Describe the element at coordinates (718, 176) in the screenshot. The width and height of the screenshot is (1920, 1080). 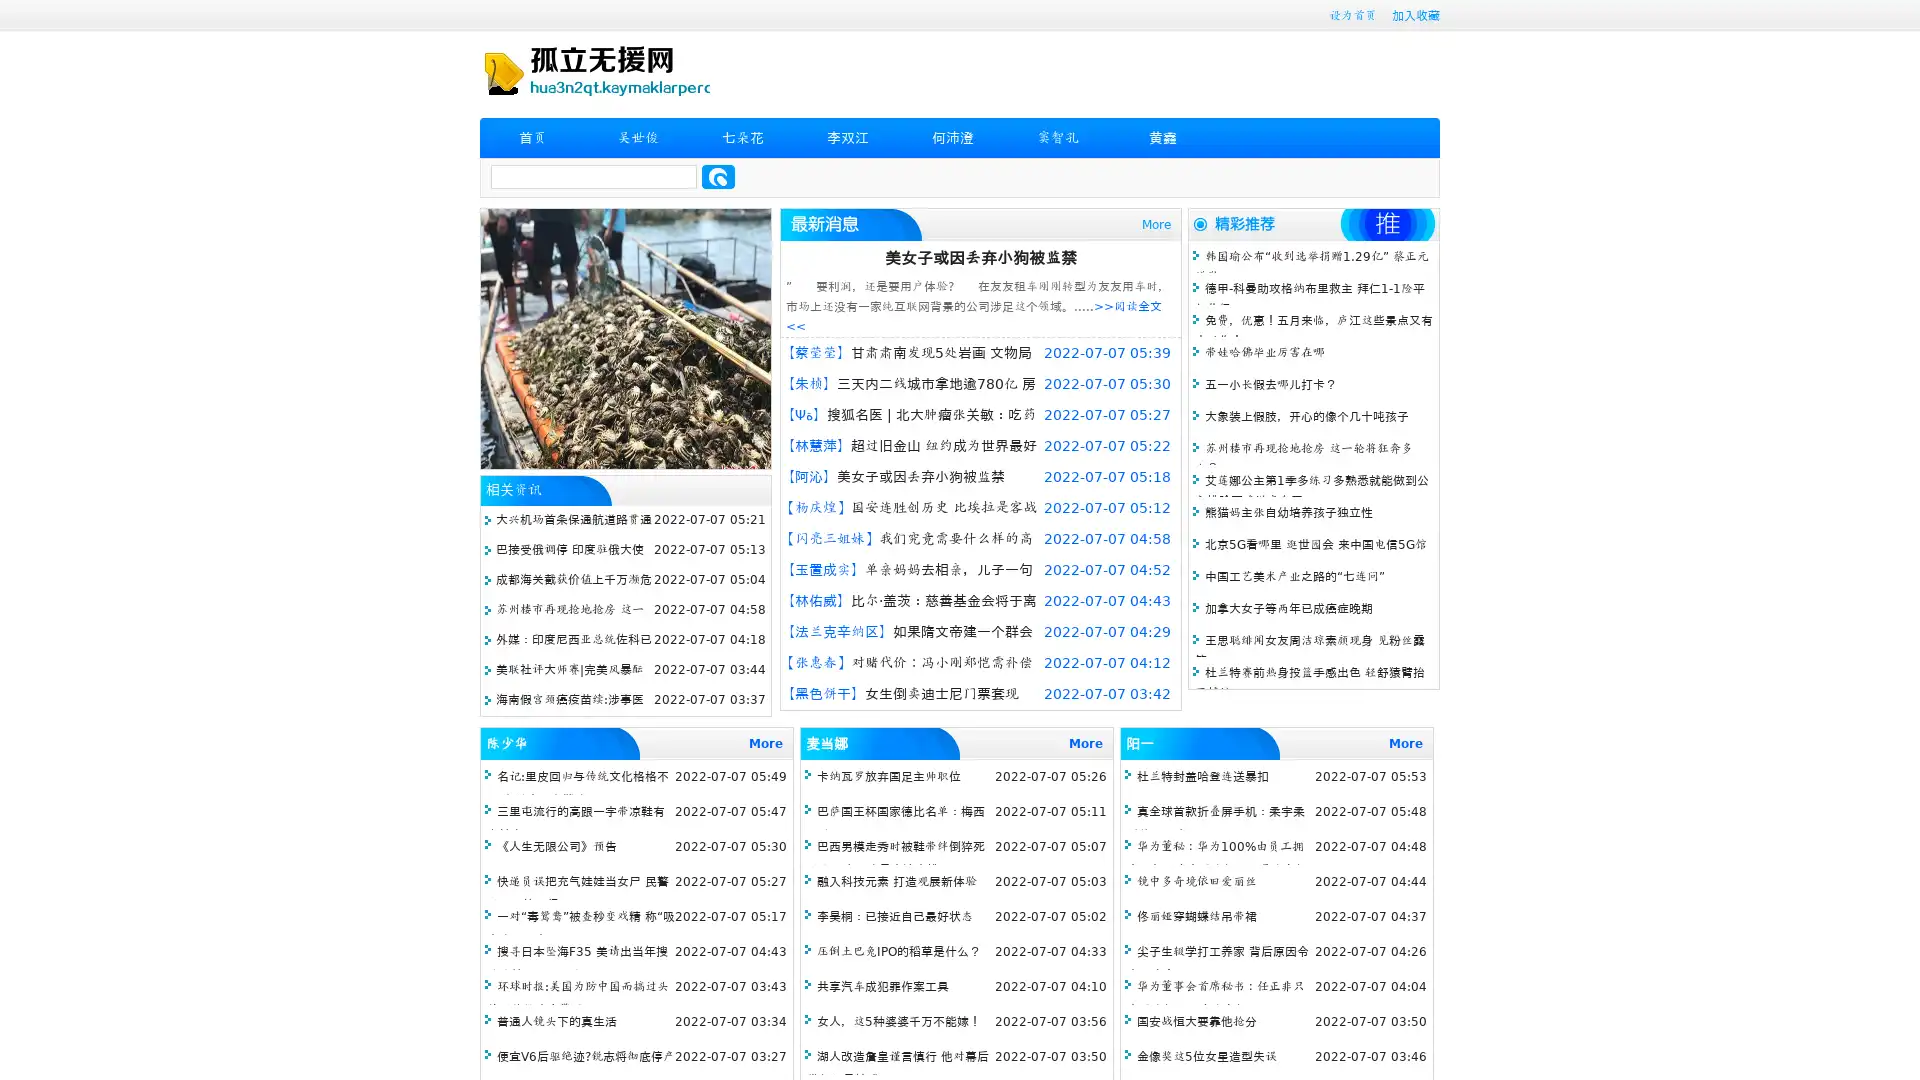
I see `Search` at that location.